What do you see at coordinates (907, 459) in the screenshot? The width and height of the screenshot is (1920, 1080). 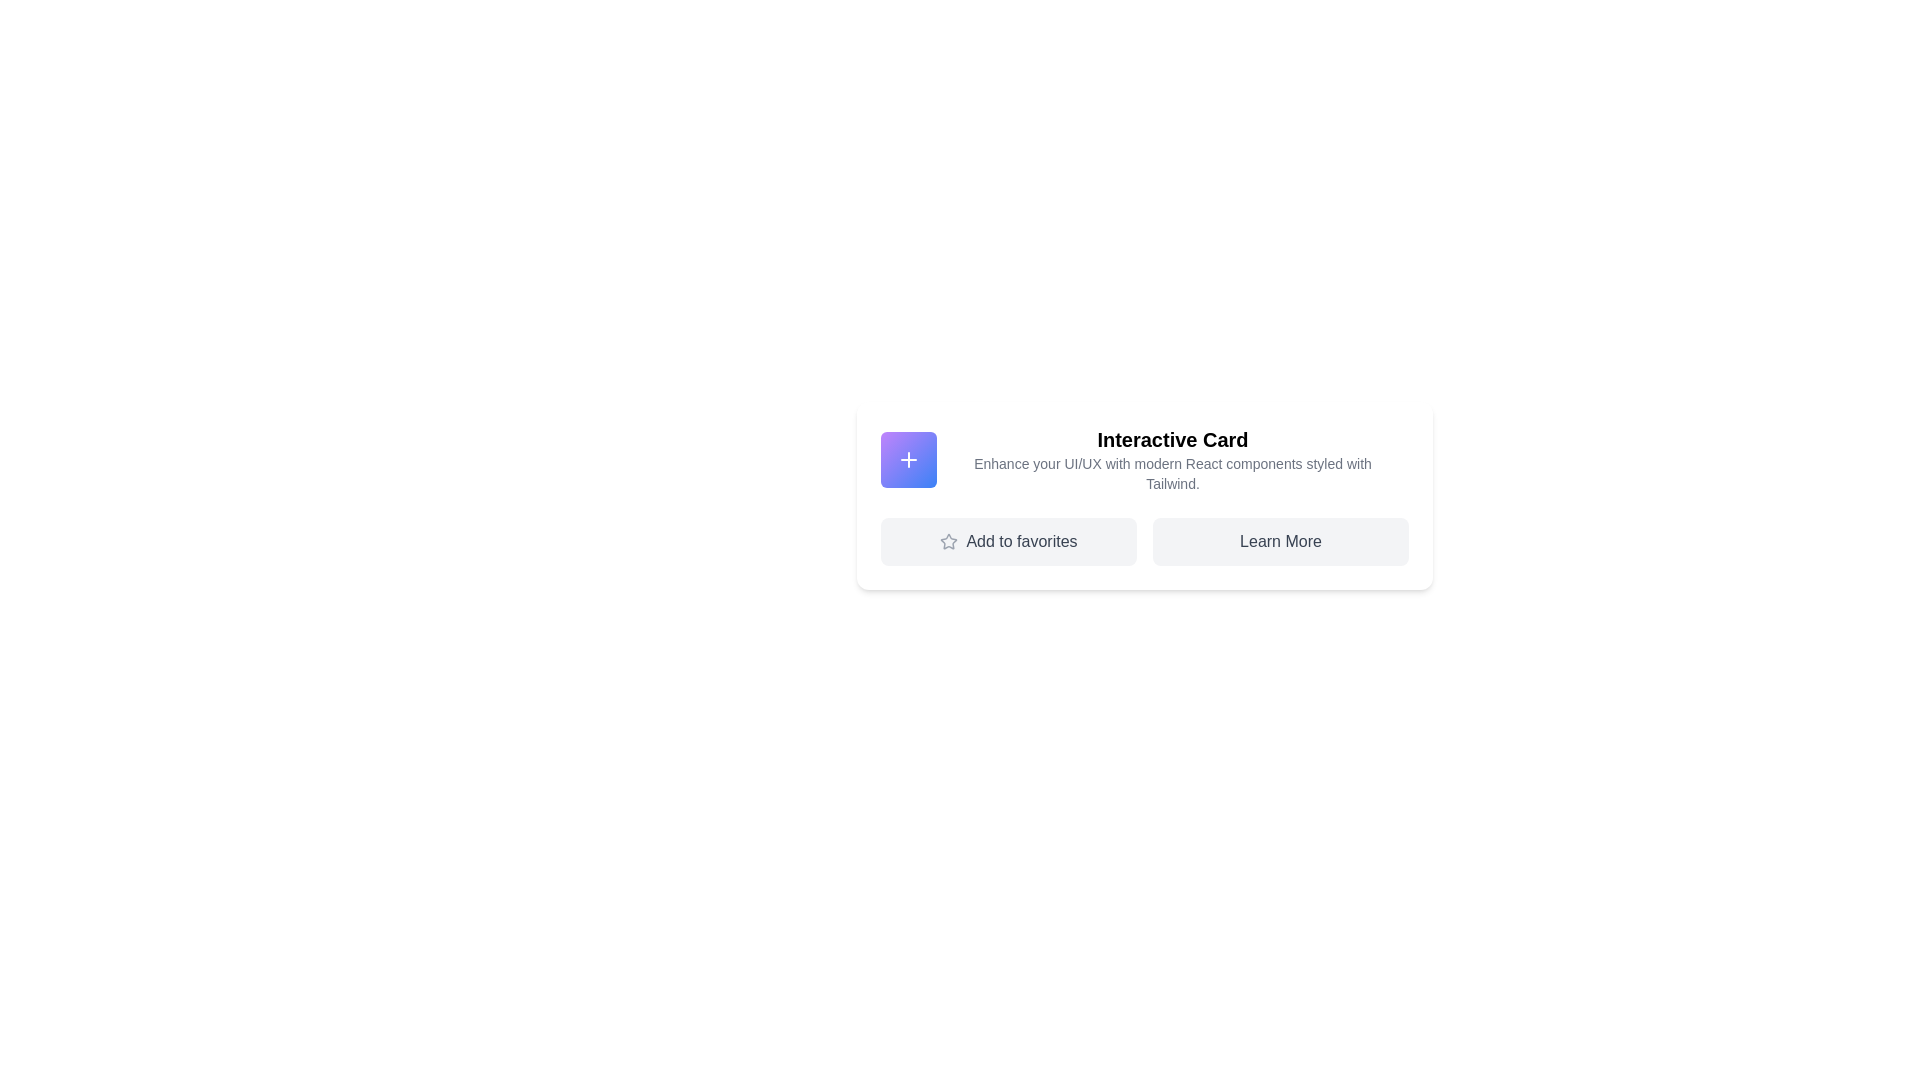 I see `the square icon with a gradient background from purple to blue, featuring a central white plus icon, located at the upper left corner of the 'Interactive Card'` at bounding box center [907, 459].